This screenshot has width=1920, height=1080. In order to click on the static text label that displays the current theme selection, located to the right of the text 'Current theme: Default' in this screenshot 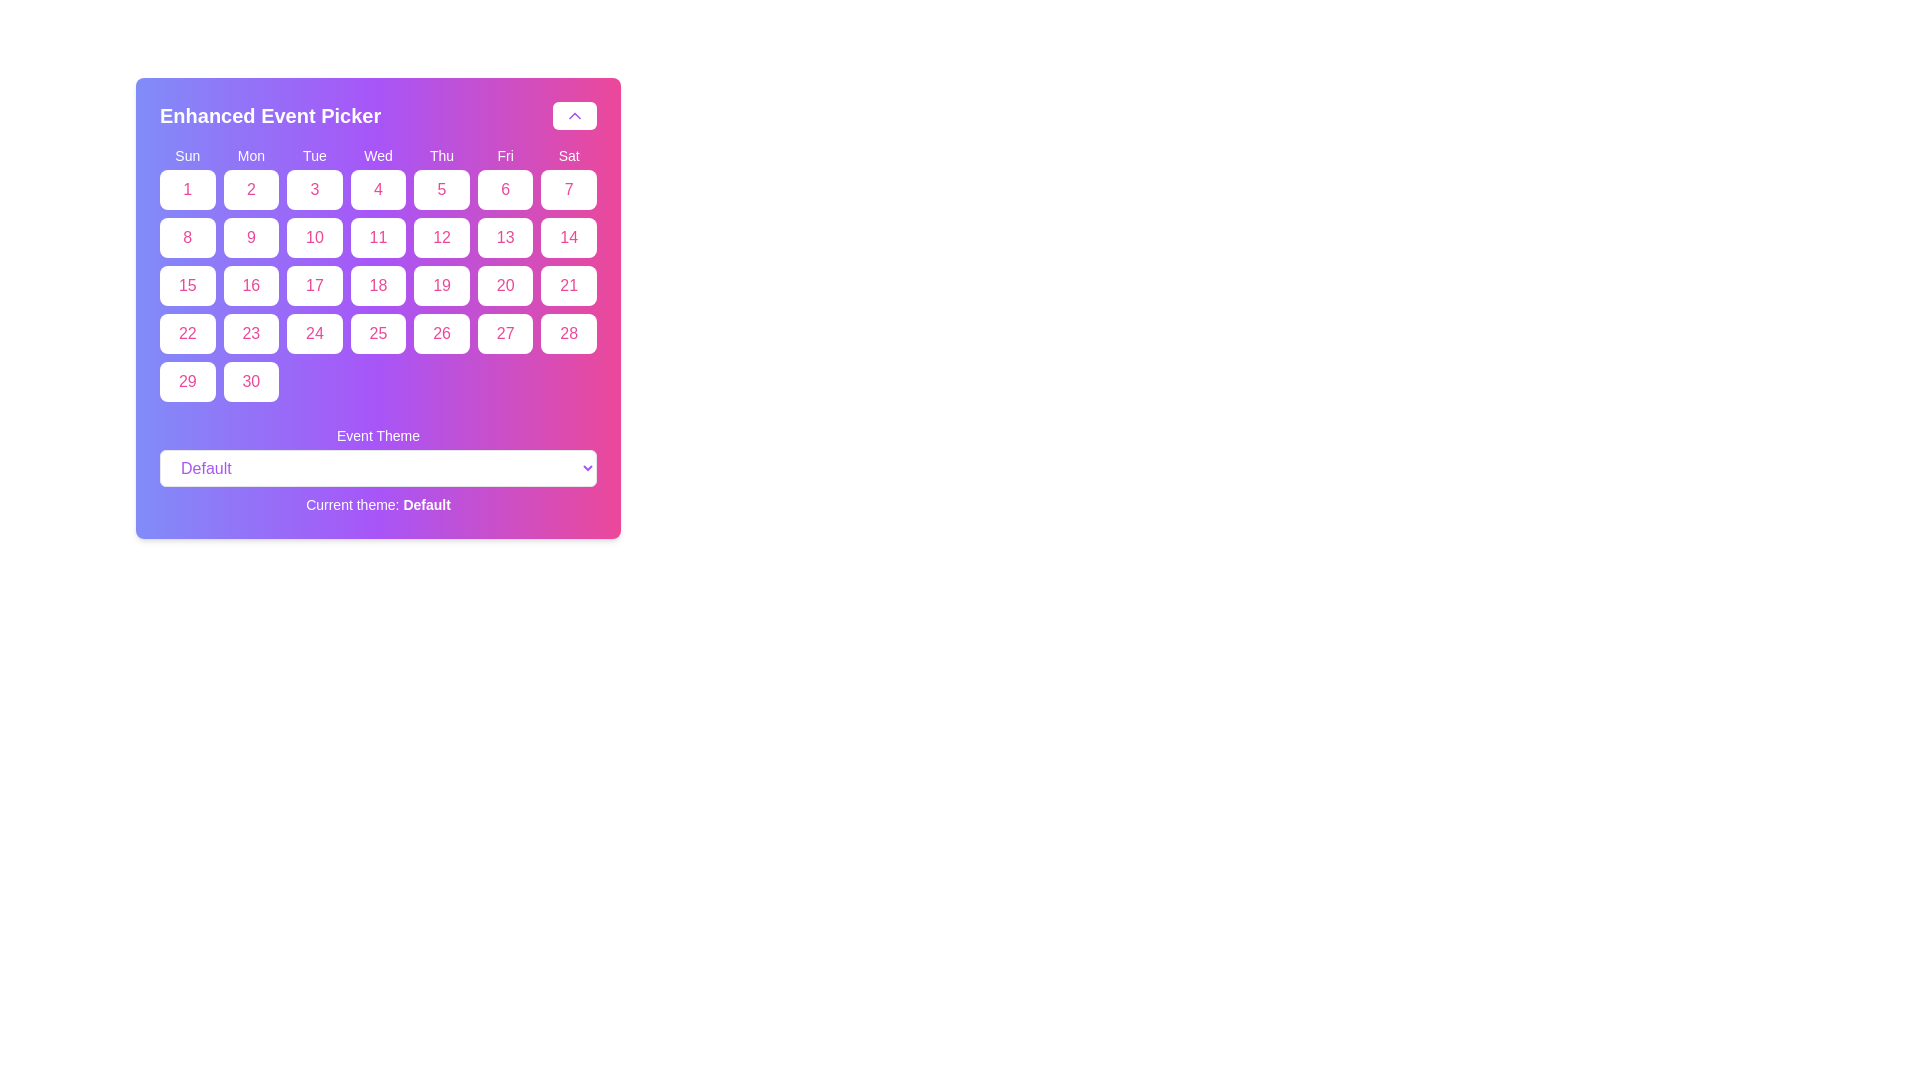, I will do `click(426, 504)`.